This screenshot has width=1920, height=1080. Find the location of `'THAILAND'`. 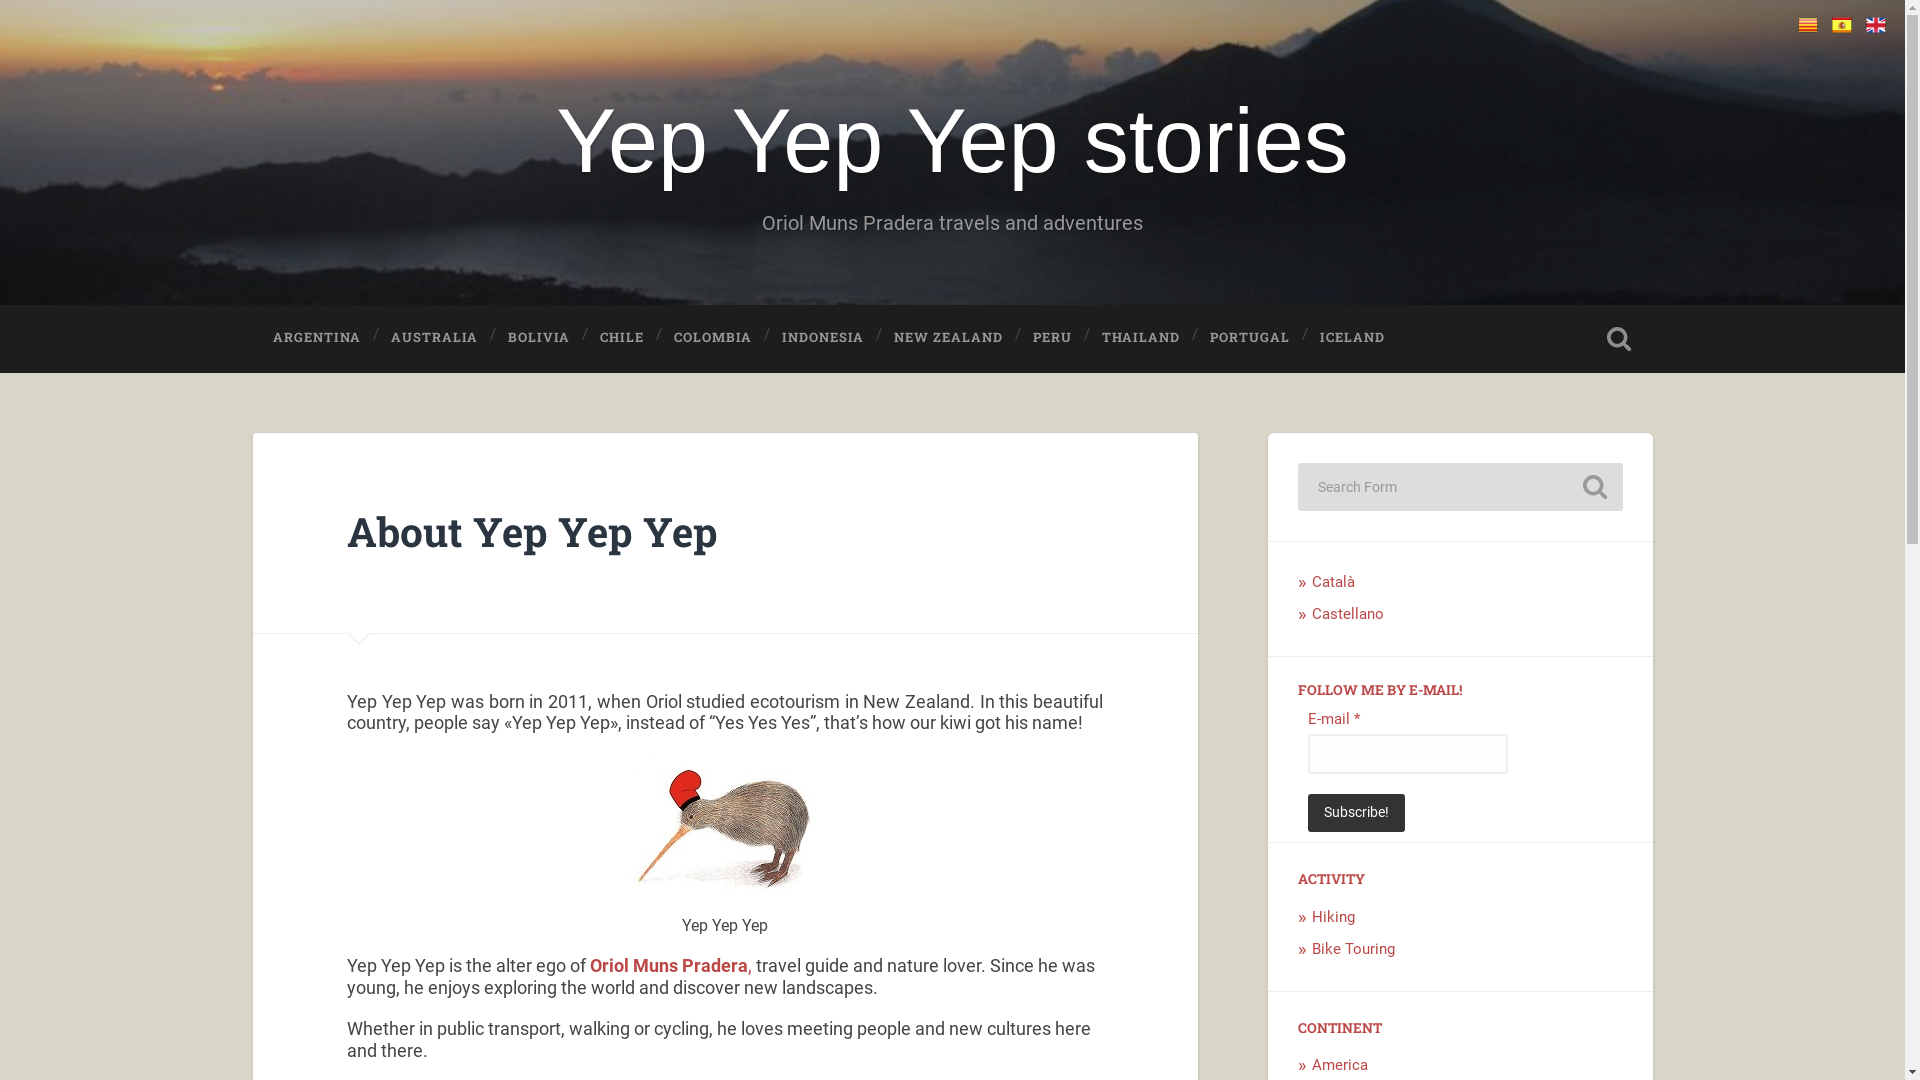

'THAILAND' is located at coordinates (1141, 336).